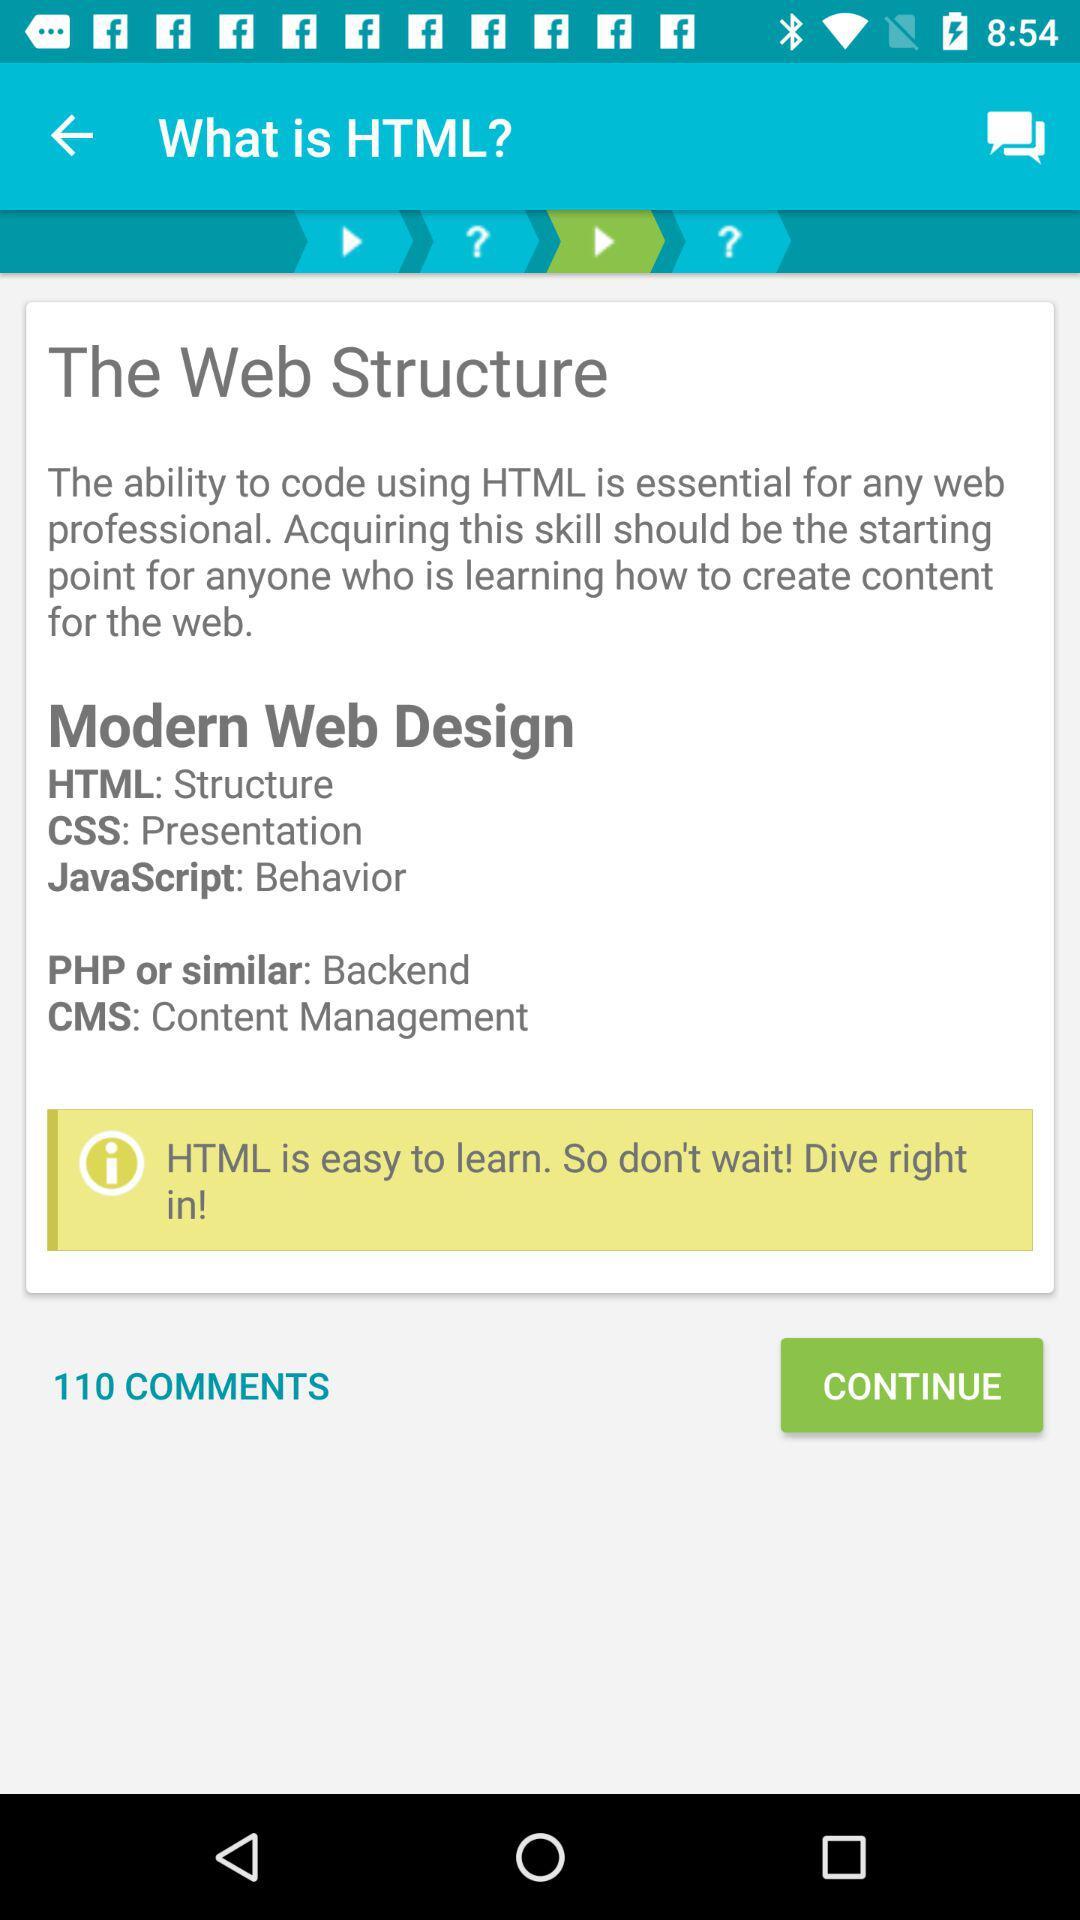 The image size is (1080, 1920). I want to click on play, so click(350, 240).